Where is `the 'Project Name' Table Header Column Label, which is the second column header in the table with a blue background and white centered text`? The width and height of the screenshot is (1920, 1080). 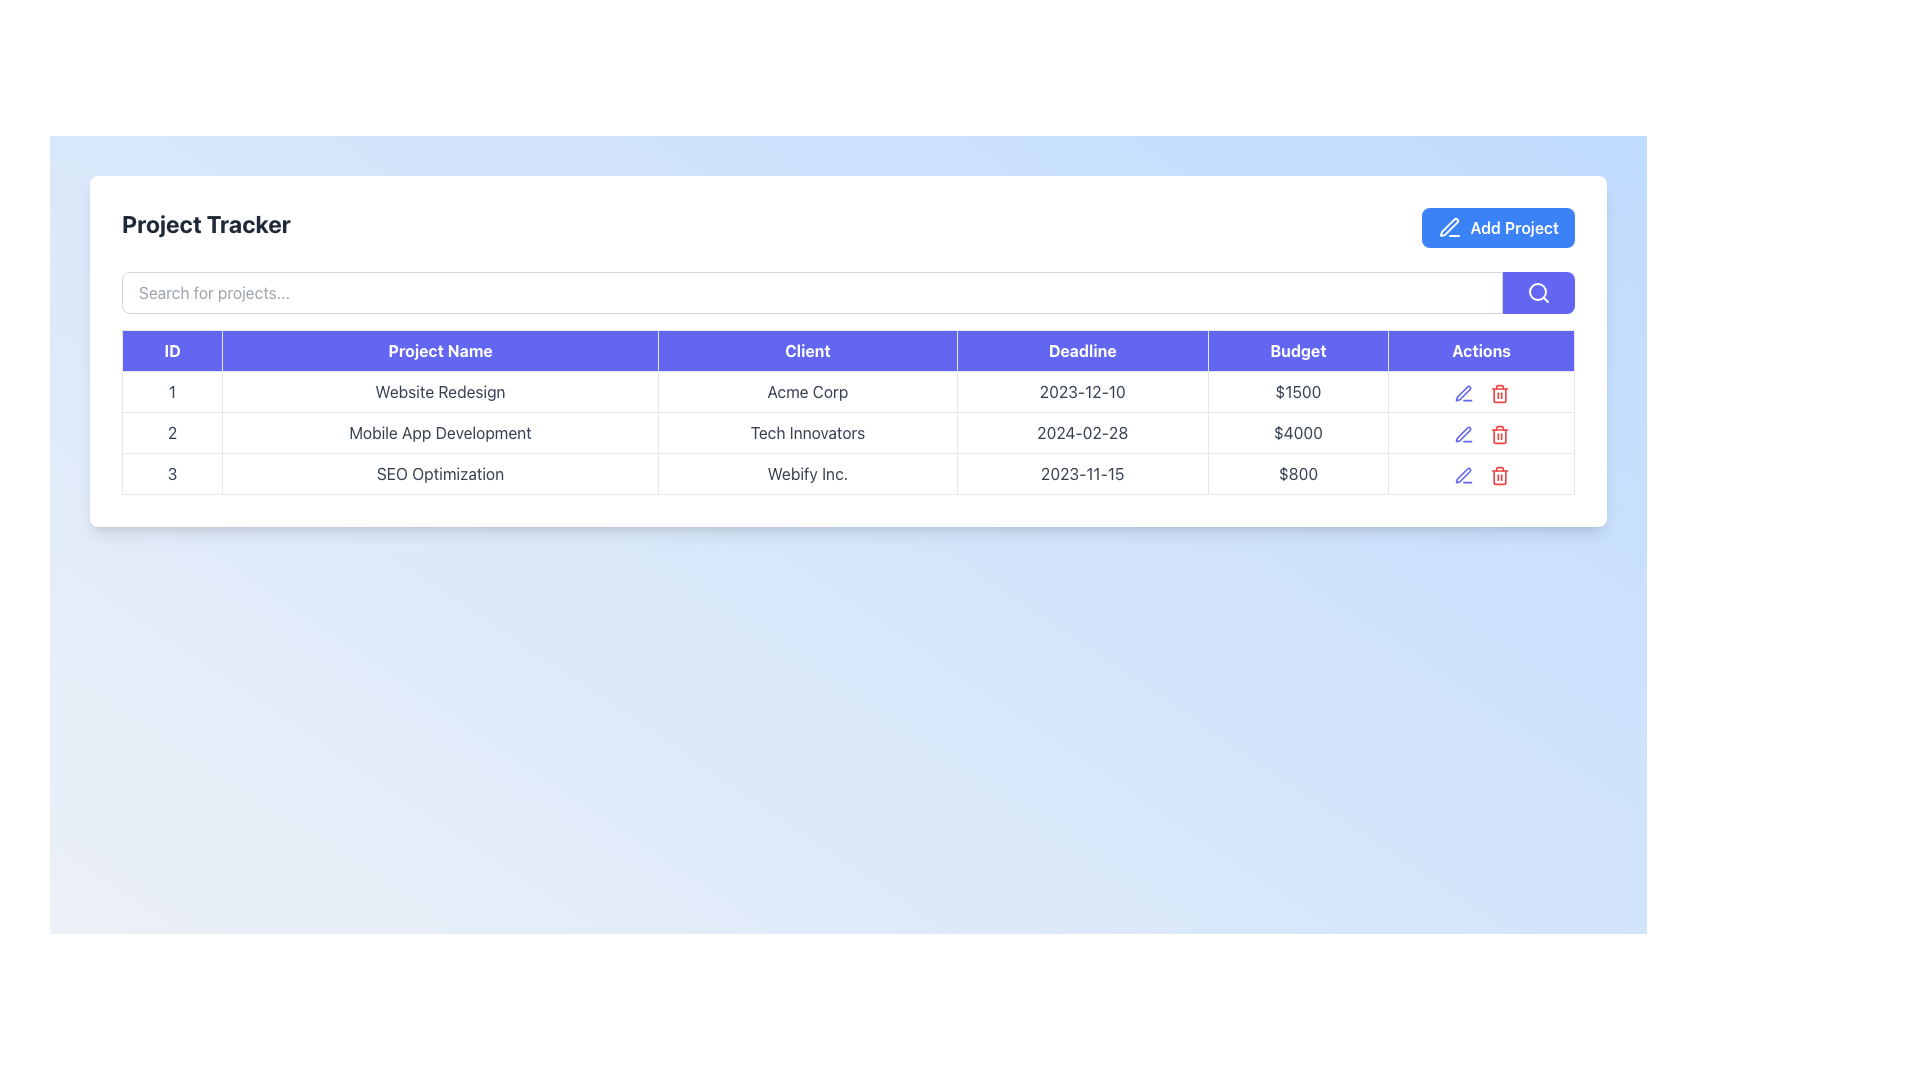 the 'Project Name' Table Header Column Label, which is the second column header in the table with a blue background and white centered text is located at coordinates (439, 350).